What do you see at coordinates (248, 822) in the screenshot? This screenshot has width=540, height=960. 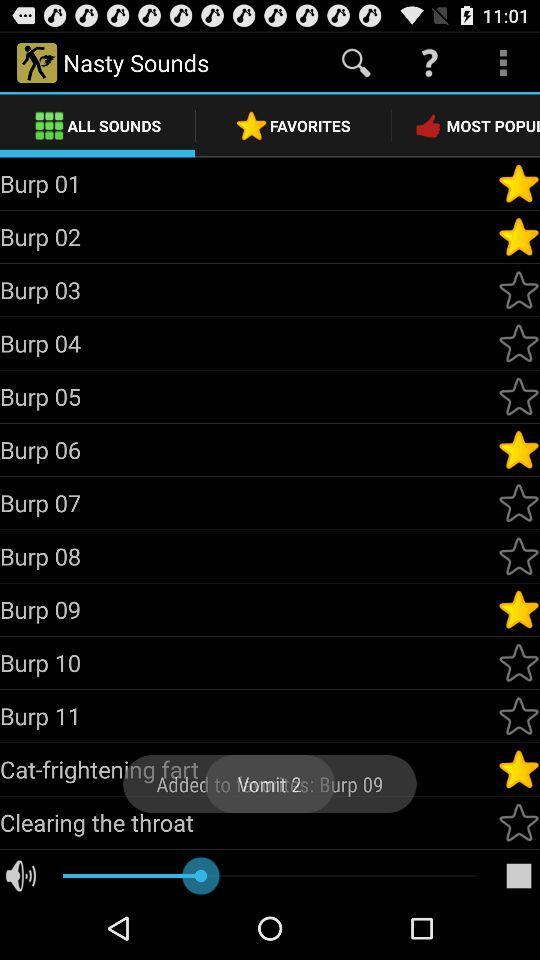 I see `clearing the throat` at bounding box center [248, 822].